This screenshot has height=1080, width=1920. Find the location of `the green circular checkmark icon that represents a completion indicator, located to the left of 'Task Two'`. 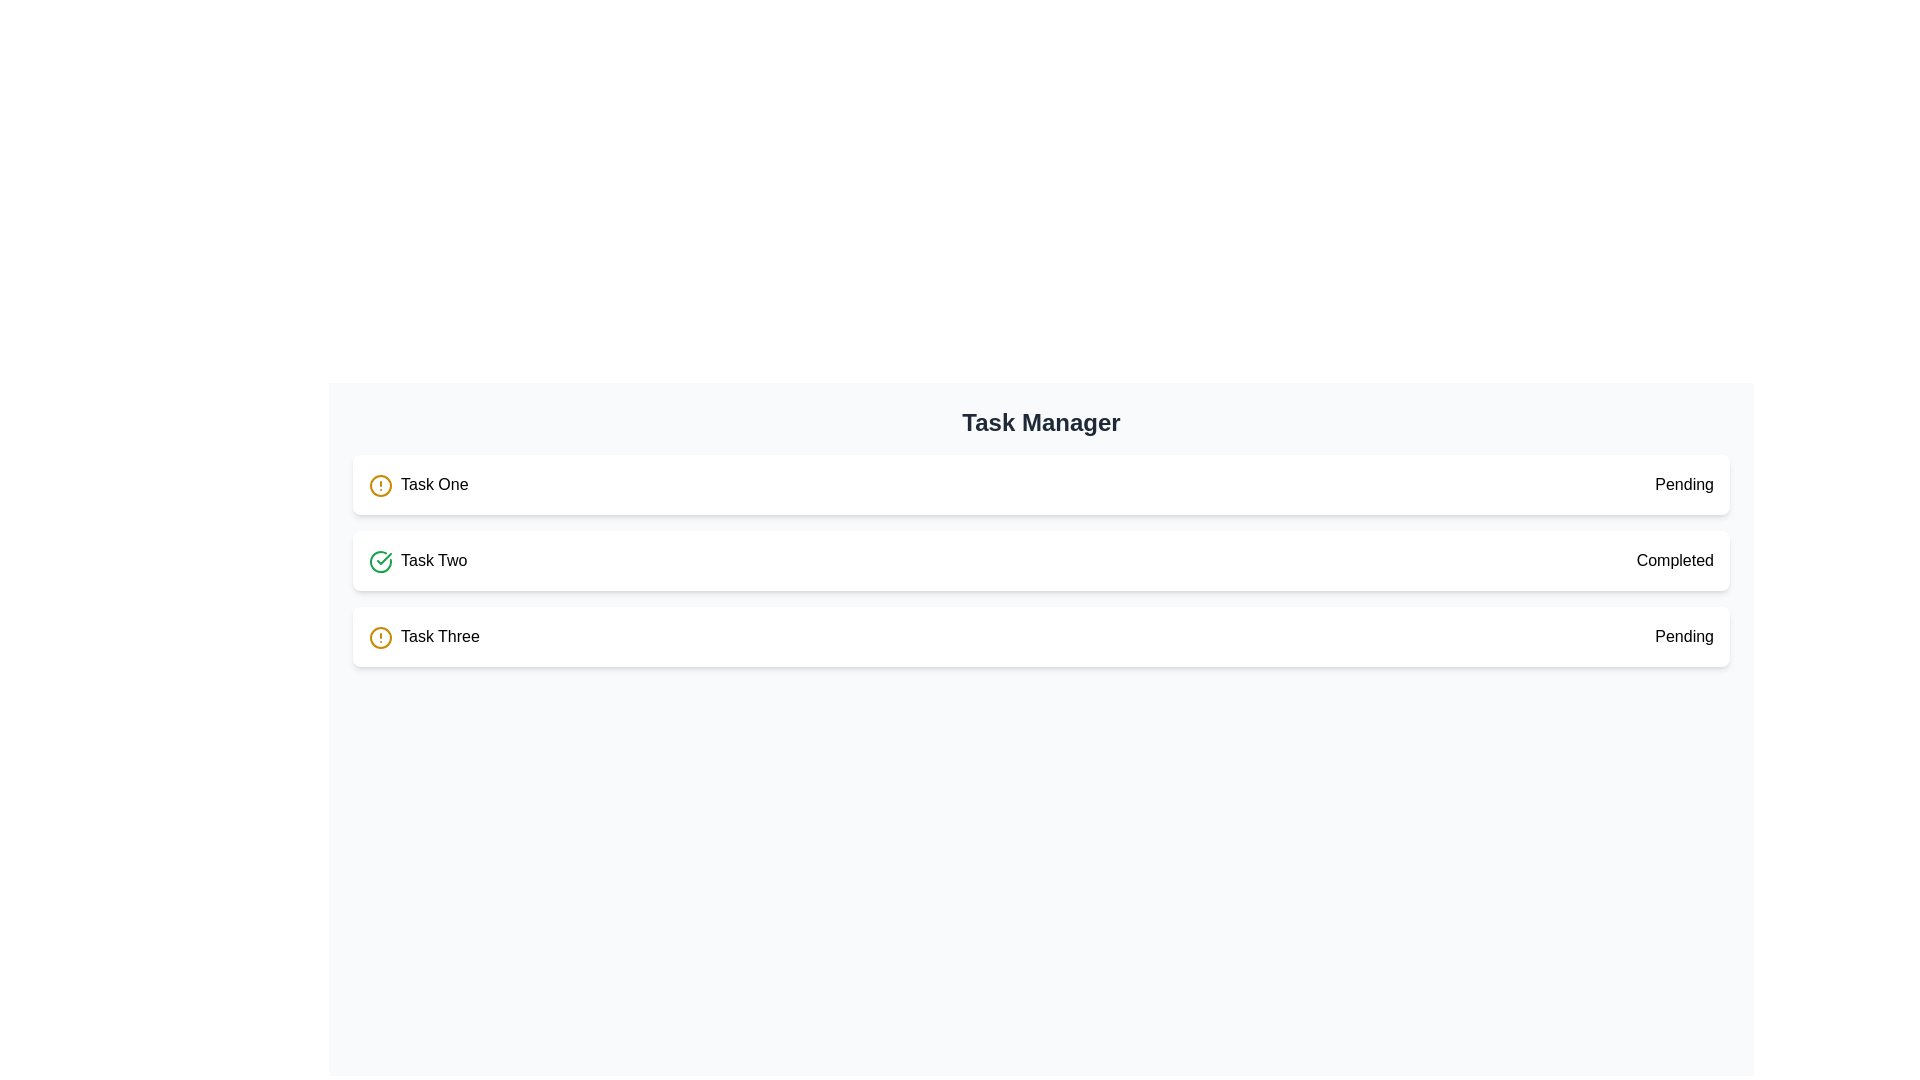

the green circular checkmark icon that represents a completion indicator, located to the left of 'Task Two' is located at coordinates (380, 560).